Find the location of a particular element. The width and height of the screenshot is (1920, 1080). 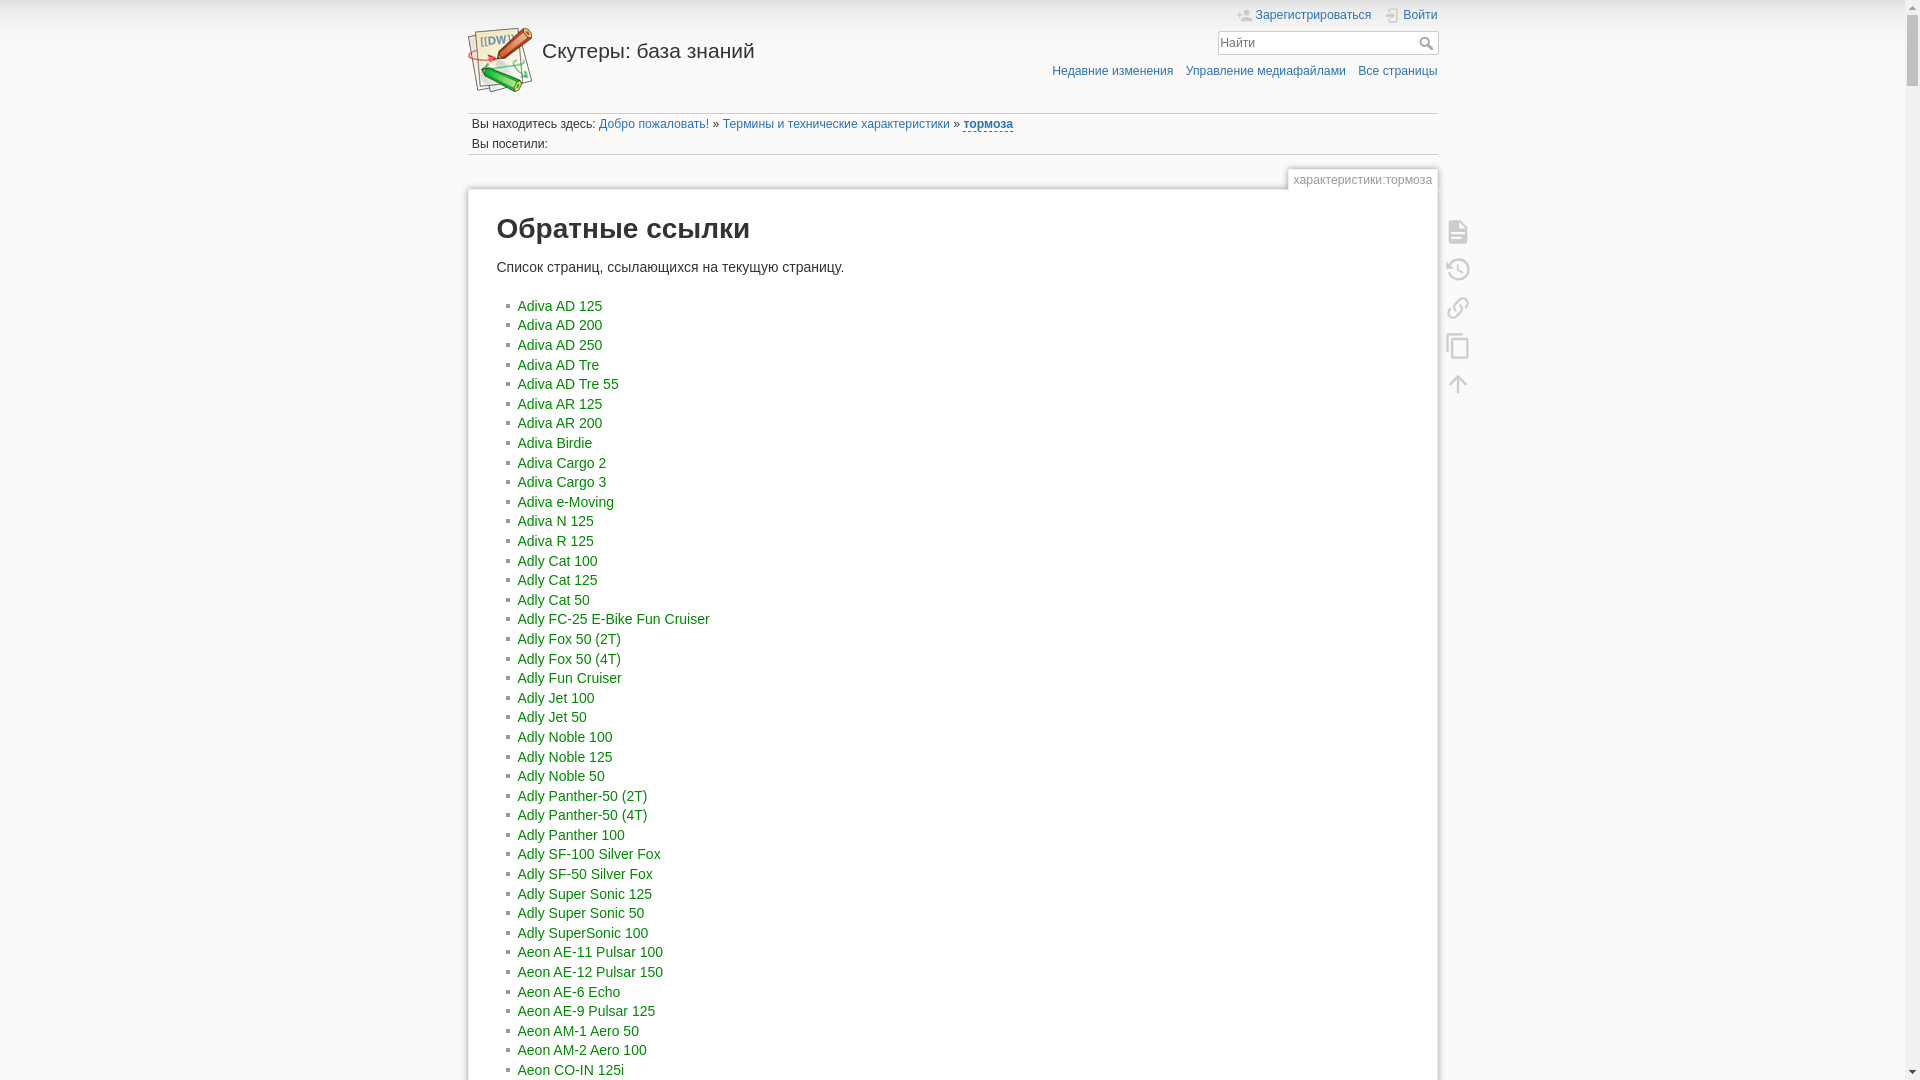

'Adiva Cargo 2' is located at coordinates (561, 462).